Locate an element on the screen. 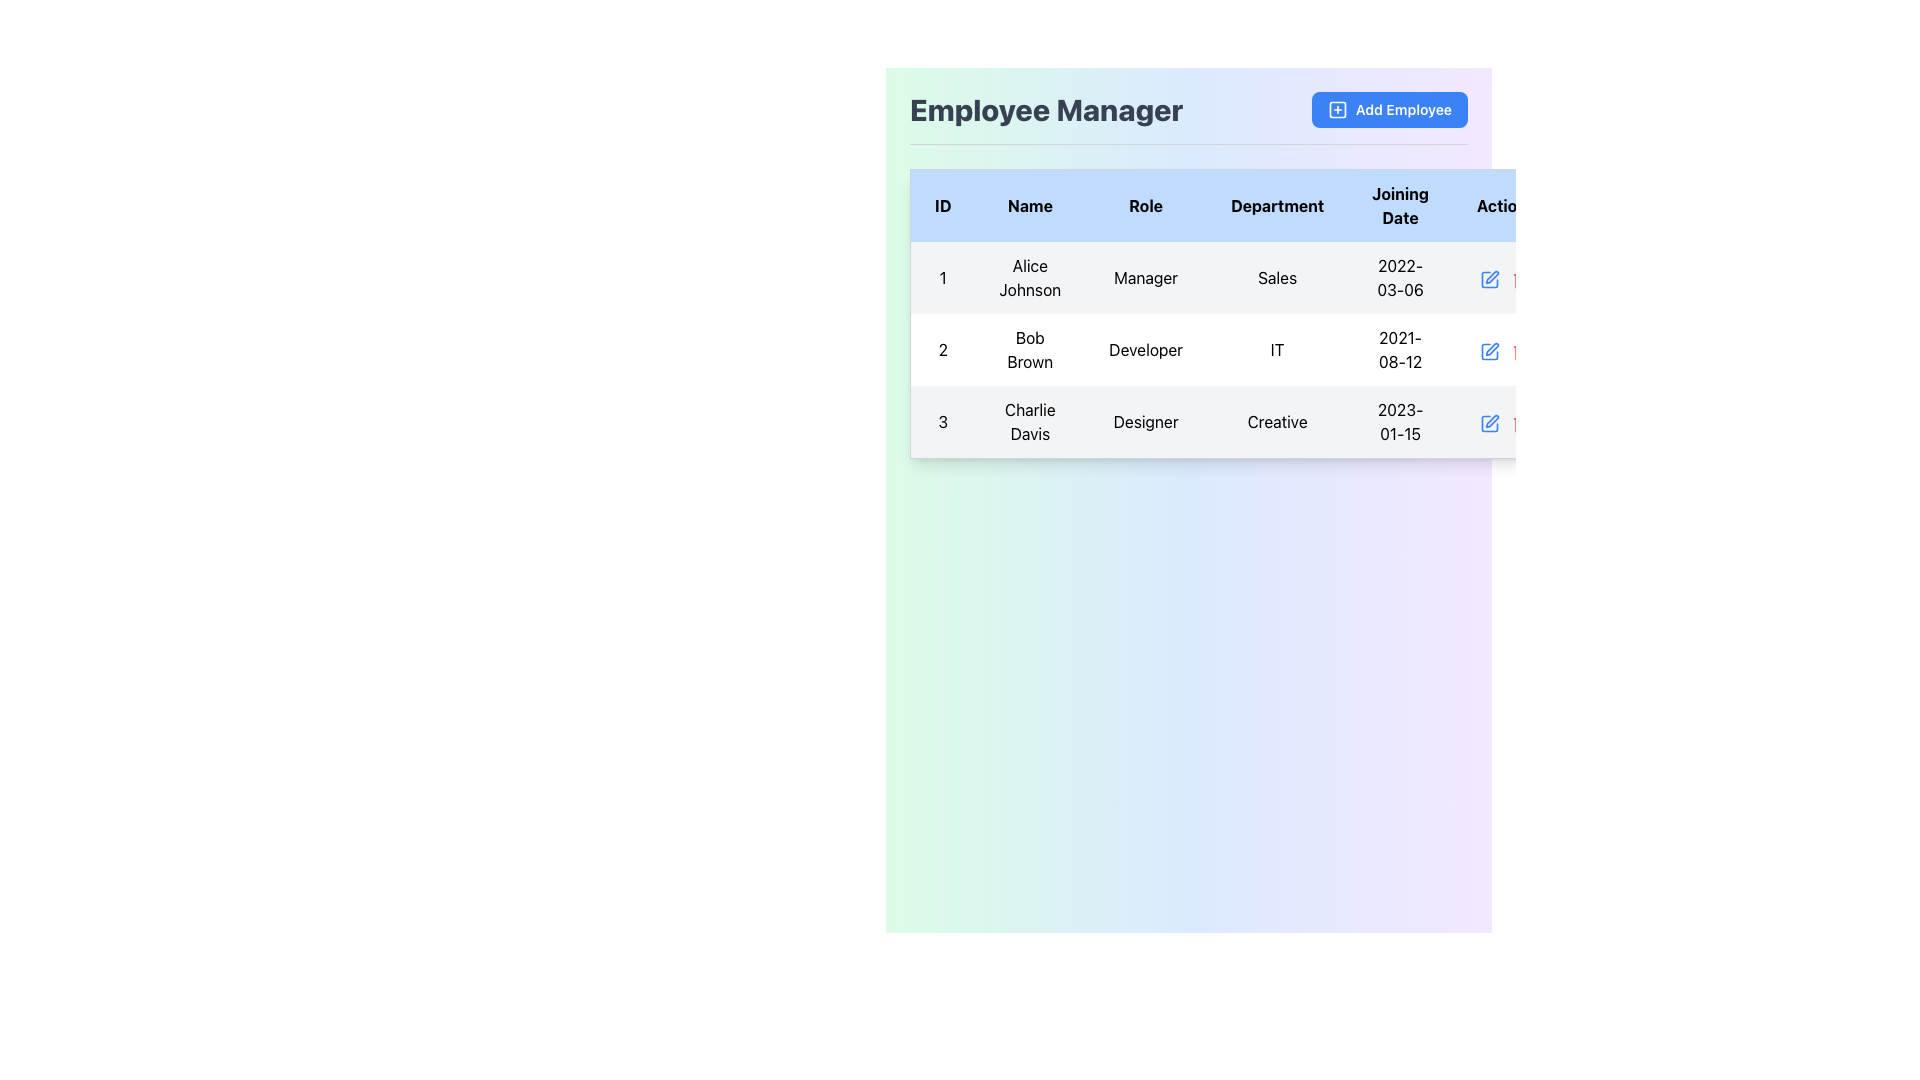  the text display element showing the name 'Alice Johnson' in black lettering, located in the second column of the first row under the 'Name' header is located at coordinates (1030, 277).